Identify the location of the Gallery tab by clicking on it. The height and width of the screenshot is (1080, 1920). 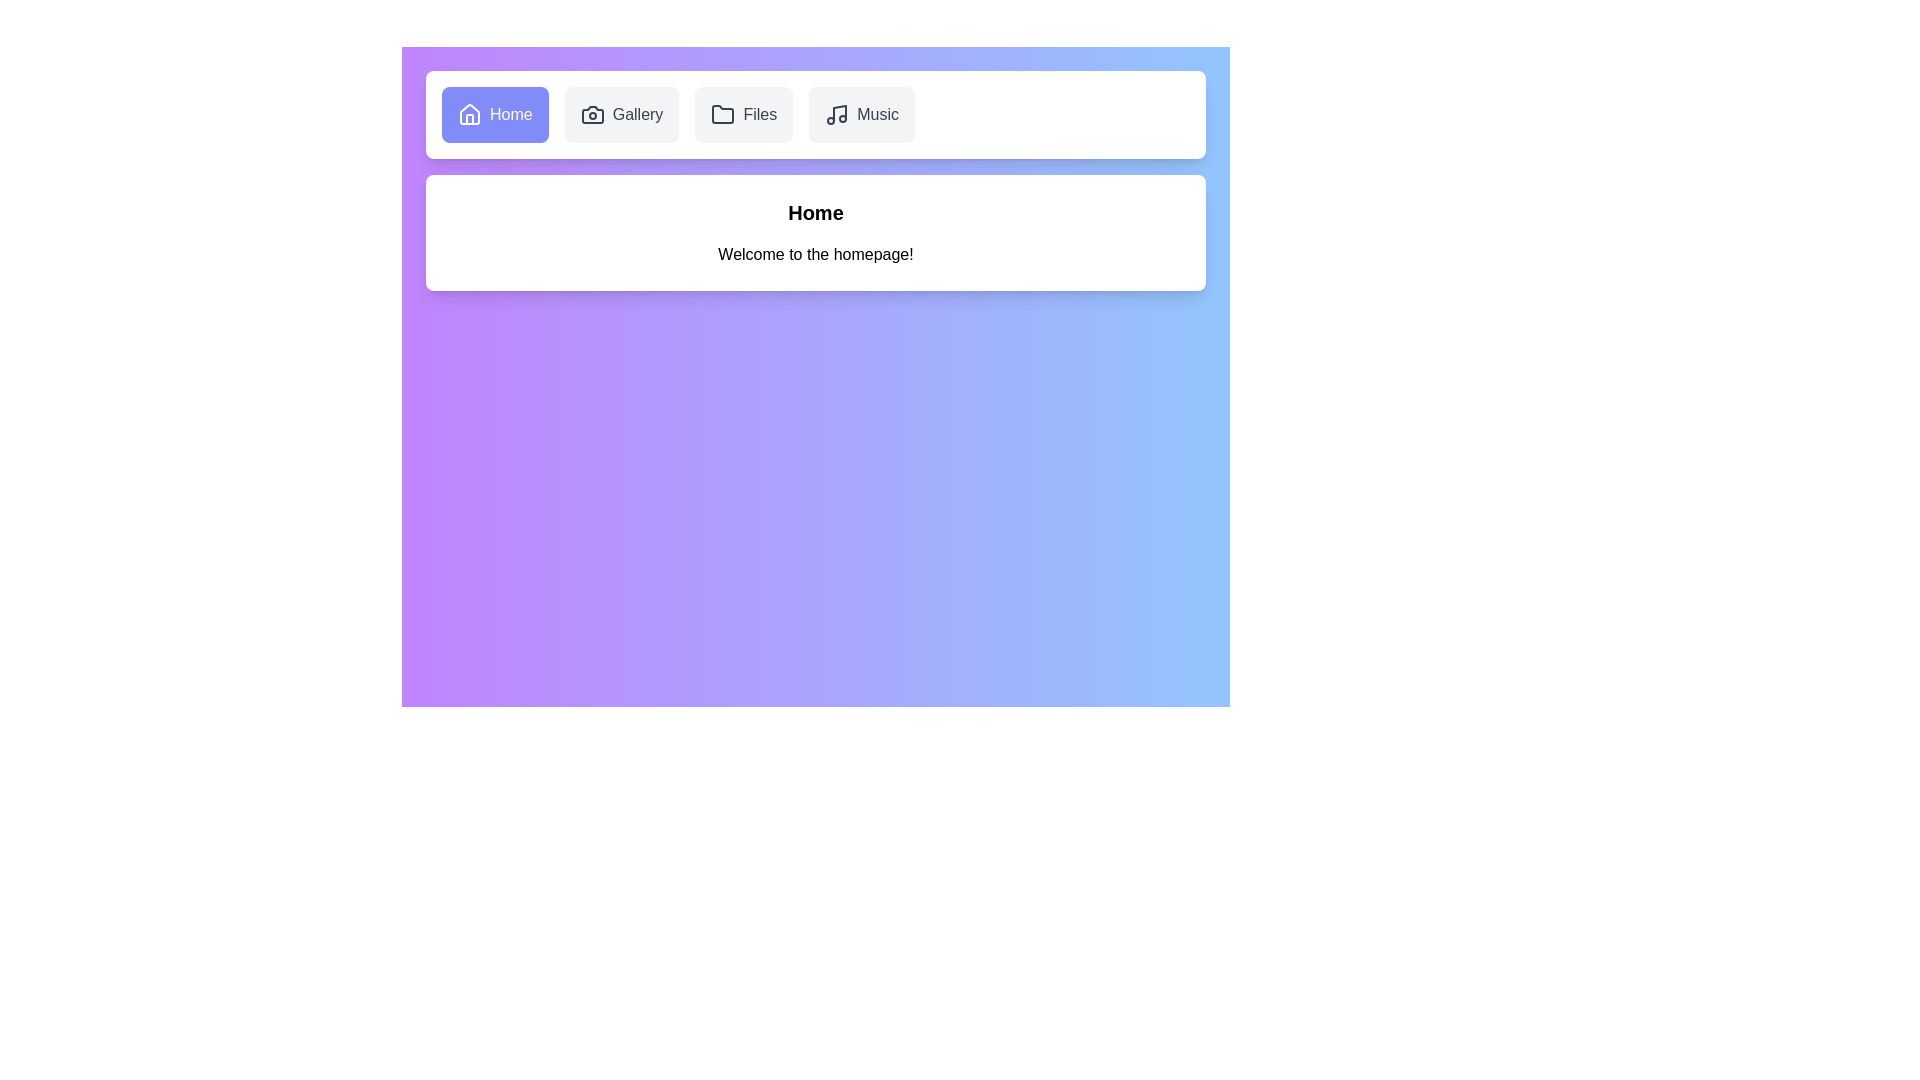
(621, 115).